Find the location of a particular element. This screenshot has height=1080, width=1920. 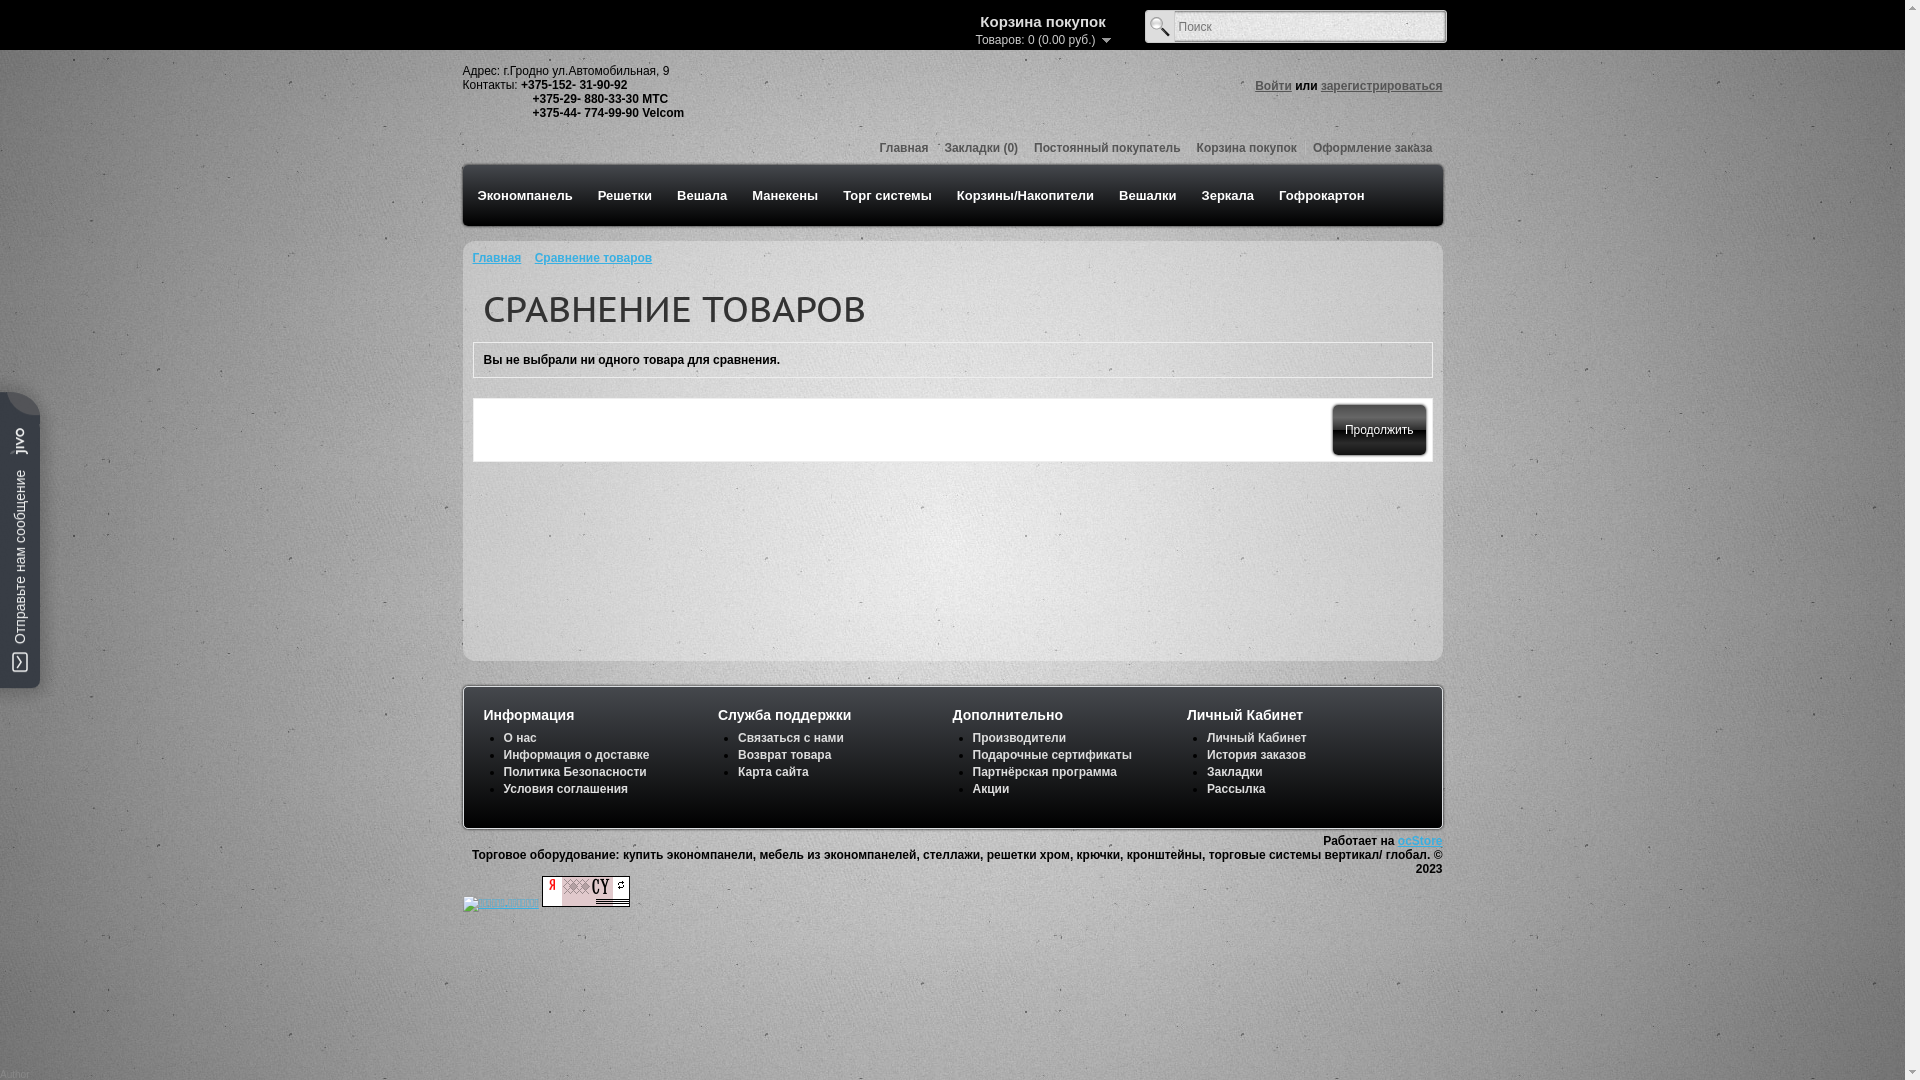

'ocStore' is located at coordinates (1419, 840).